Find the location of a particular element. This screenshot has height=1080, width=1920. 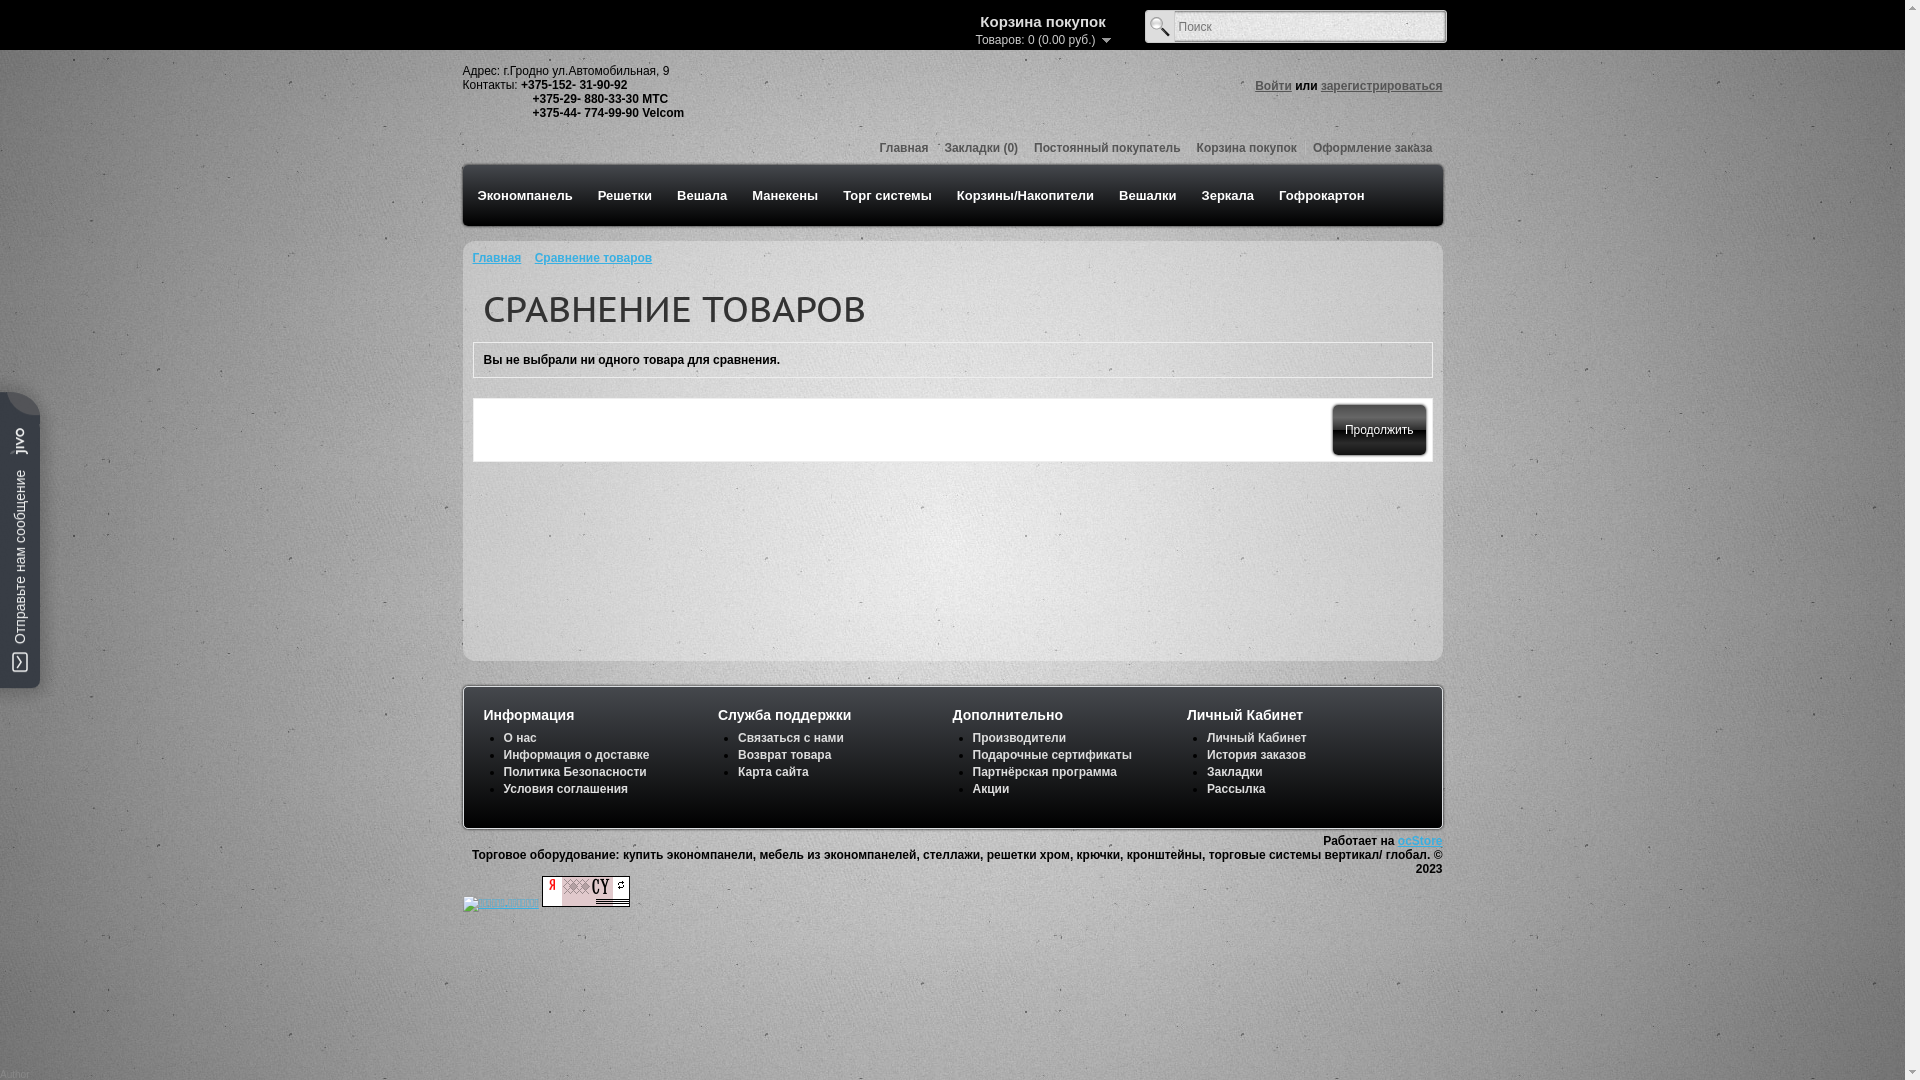

'ocStore' is located at coordinates (1419, 840).